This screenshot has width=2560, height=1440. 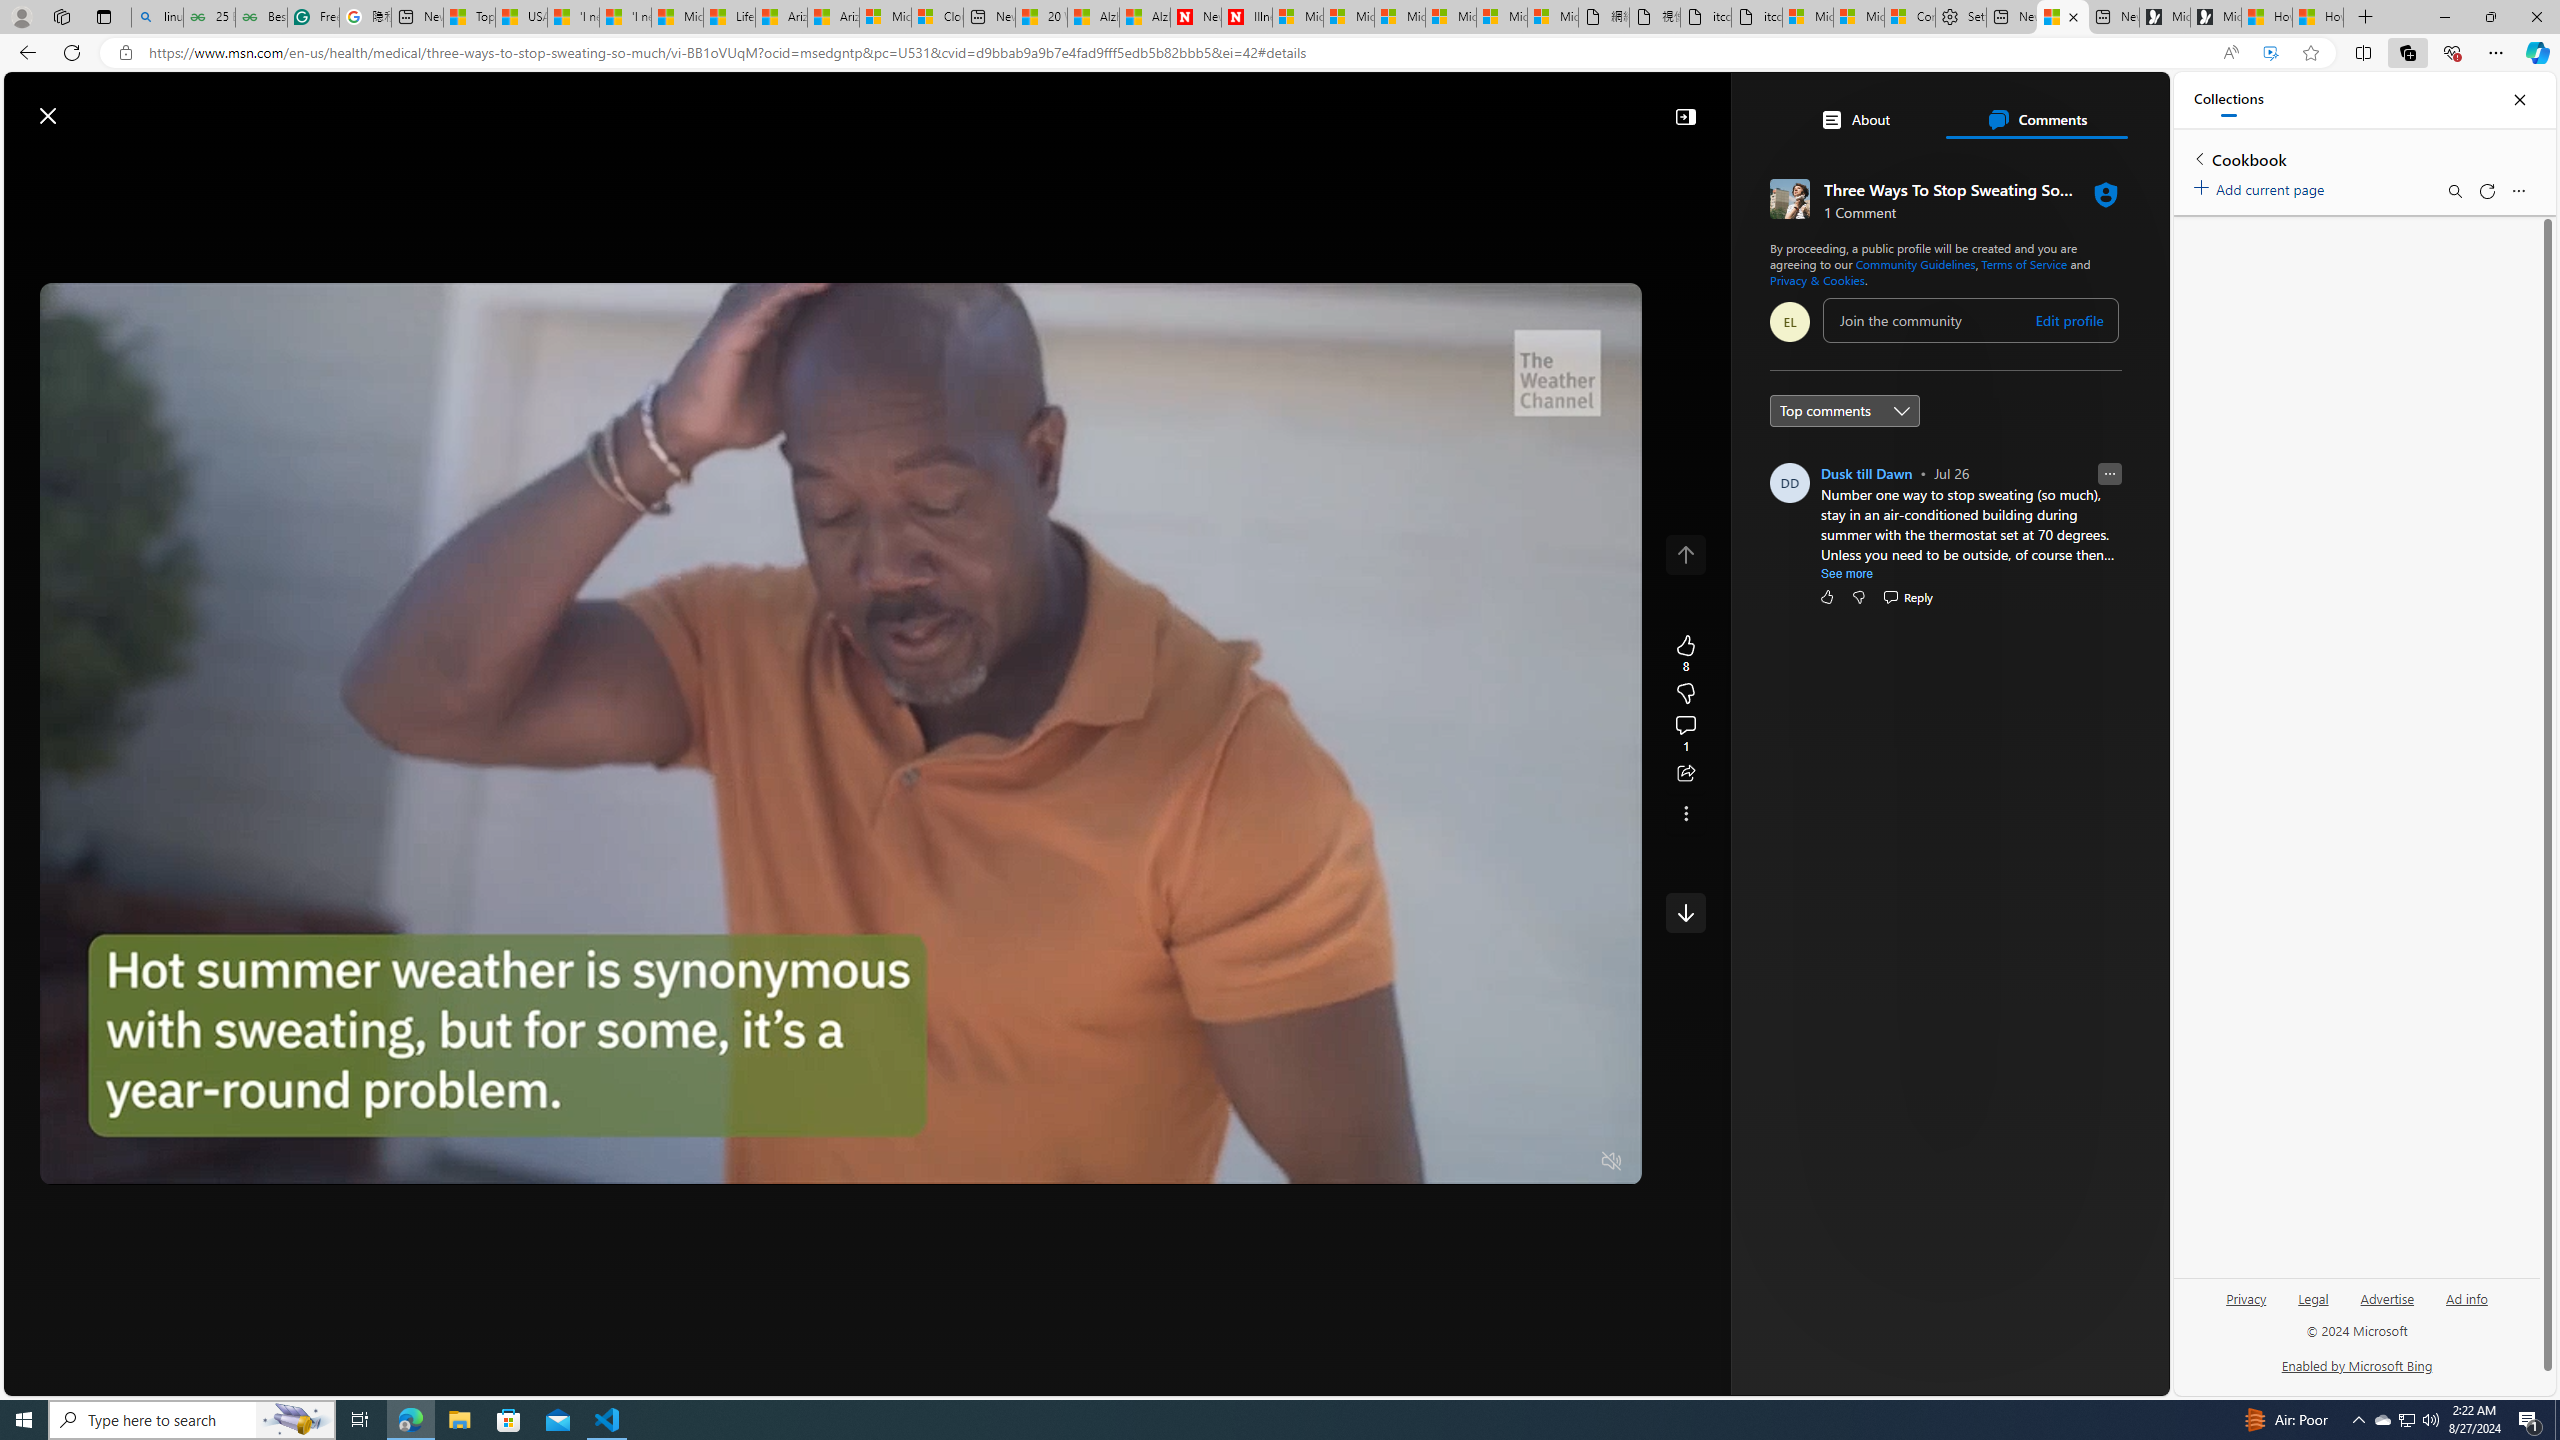 I want to click on '8', so click(x=1684, y=693).